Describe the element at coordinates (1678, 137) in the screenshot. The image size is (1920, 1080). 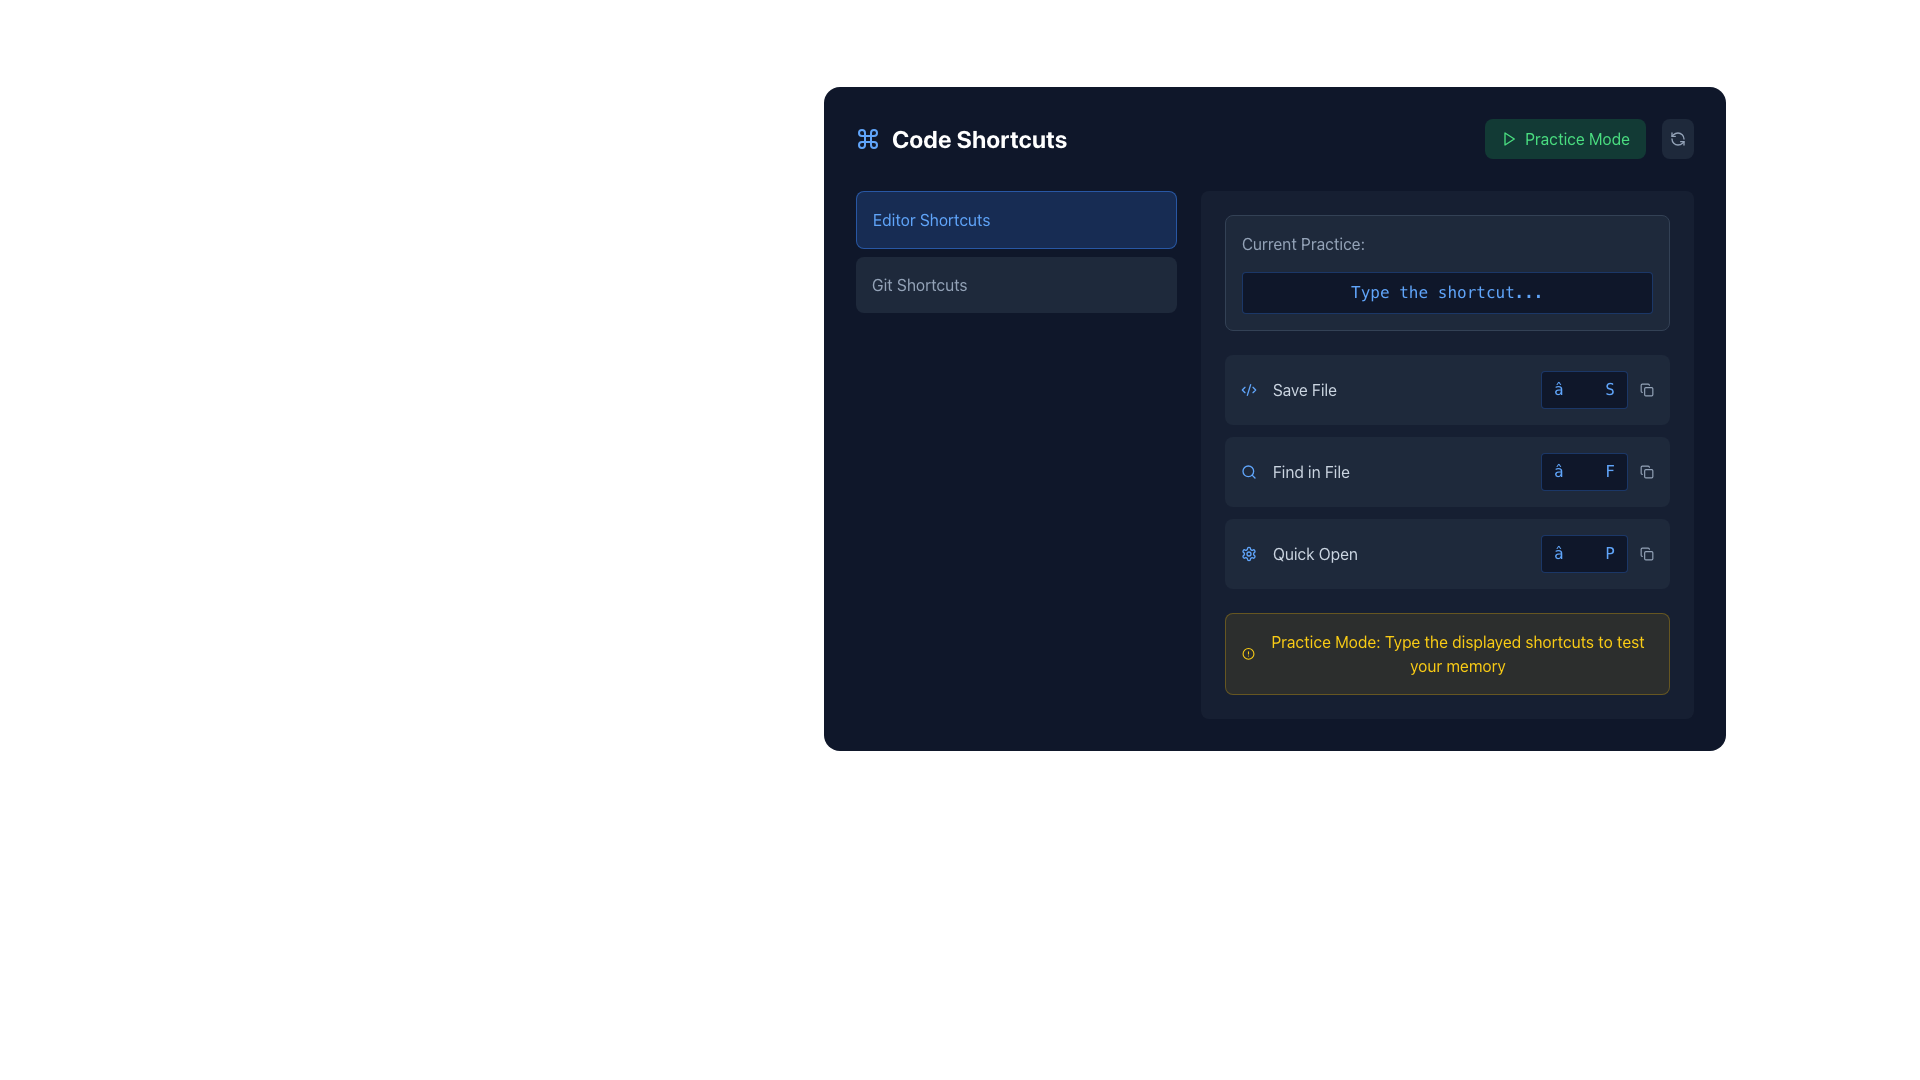
I see `the refresh button, which is a small, rounded square button with a dark slate background and lighter slate text, featuring a refresh icon made of circular arrows, located towards the top-right corner of the interface` at that location.